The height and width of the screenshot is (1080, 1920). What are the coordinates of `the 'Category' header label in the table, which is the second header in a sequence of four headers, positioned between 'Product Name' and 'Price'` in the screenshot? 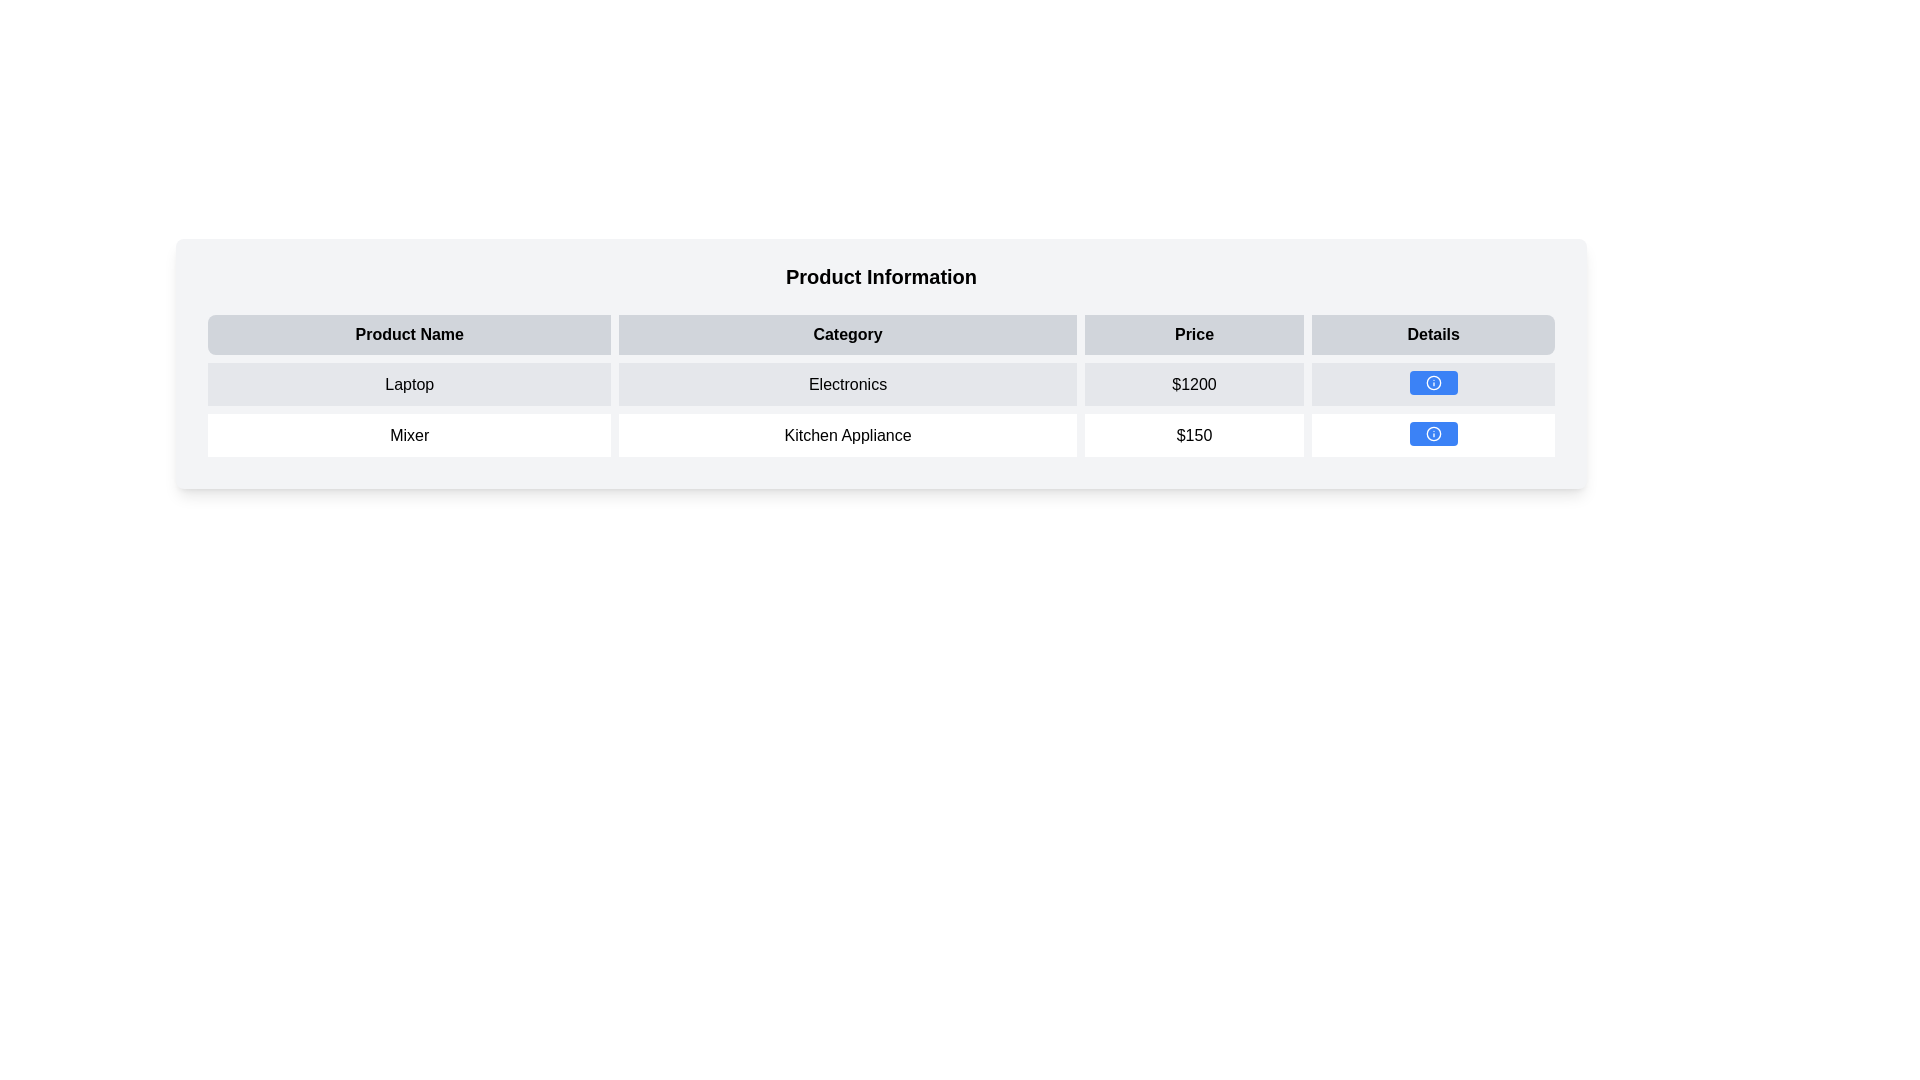 It's located at (848, 334).